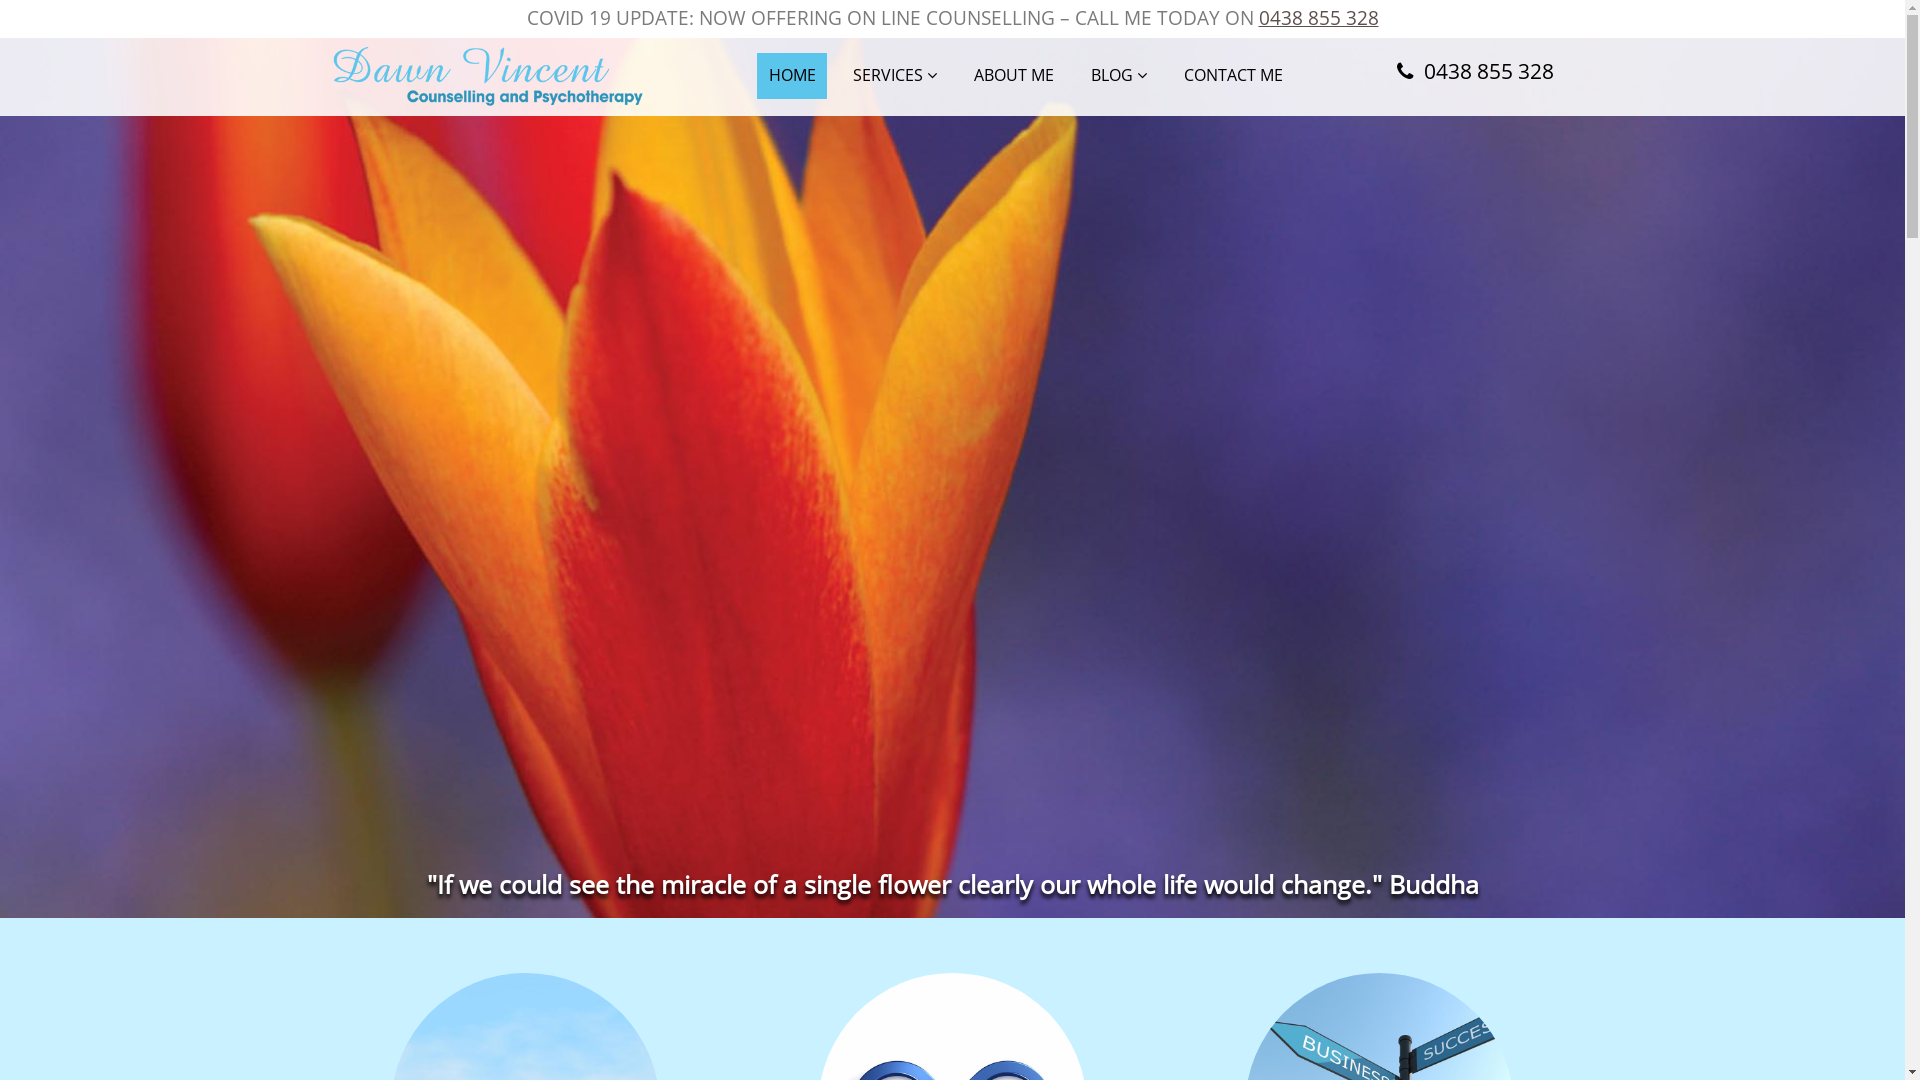 This screenshot has width=1920, height=1080. Describe the element at coordinates (1118, 75) in the screenshot. I see `'BLOG'` at that location.